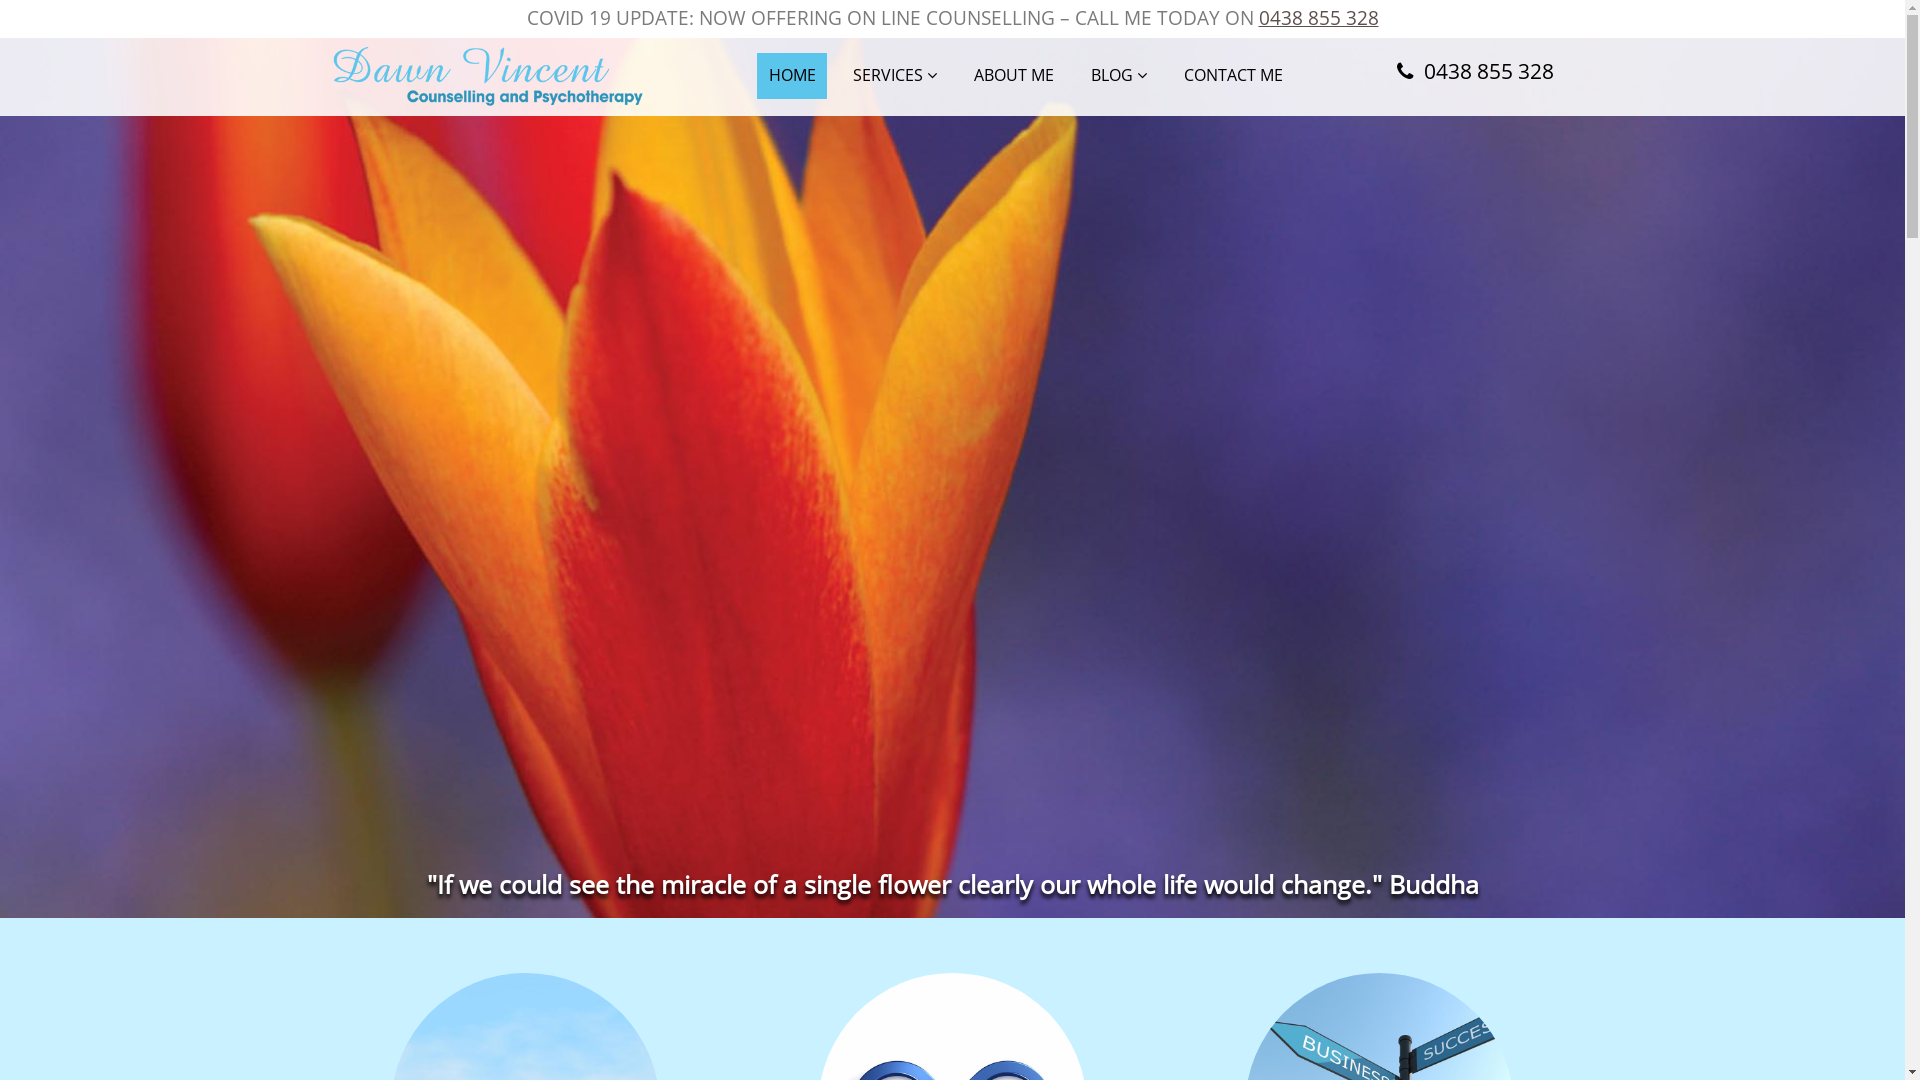 This screenshot has width=1920, height=1080. Describe the element at coordinates (1118, 75) in the screenshot. I see `'BLOG'` at that location.